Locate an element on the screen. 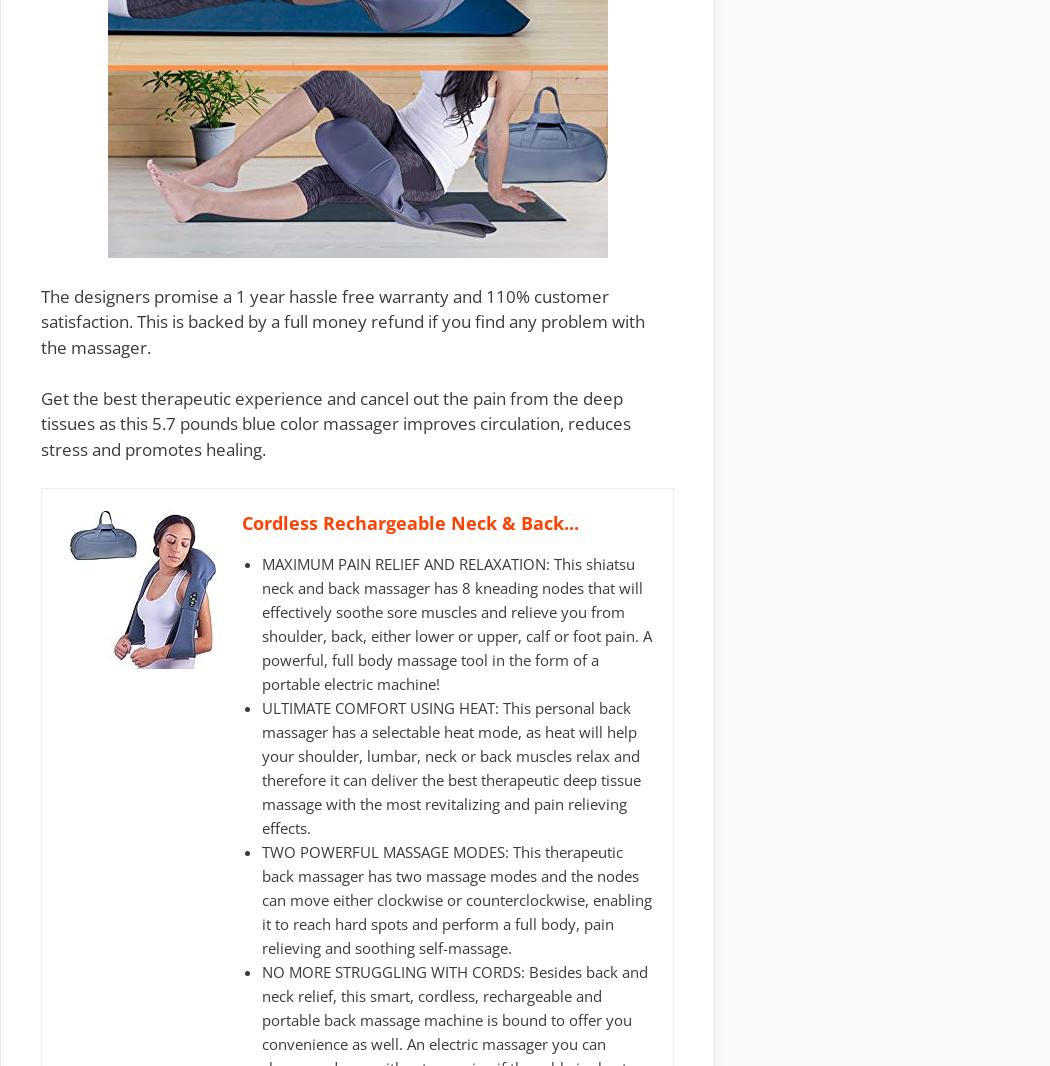 Image resolution: width=1050 pixels, height=1066 pixels. 'TWO POWERFUL MASSAGE MODES: This therapeutic back massager has two massage modes and the nodes can move either clockwise or counterclockwise, enabling it to reach hard spots and perform a full body, pain relieving and soothing self-massage.' is located at coordinates (456, 900).